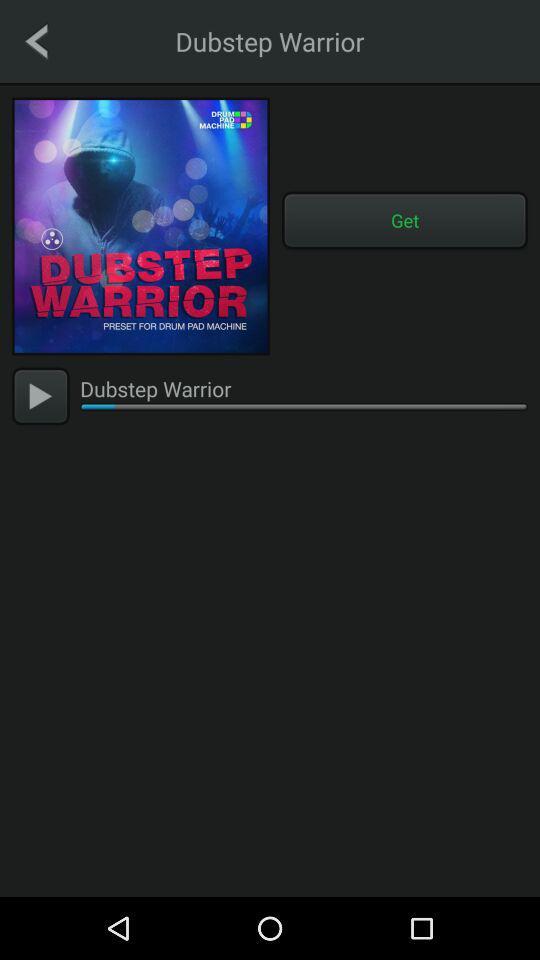  I want to click on the arrow_backward icon, so click(36, 40).